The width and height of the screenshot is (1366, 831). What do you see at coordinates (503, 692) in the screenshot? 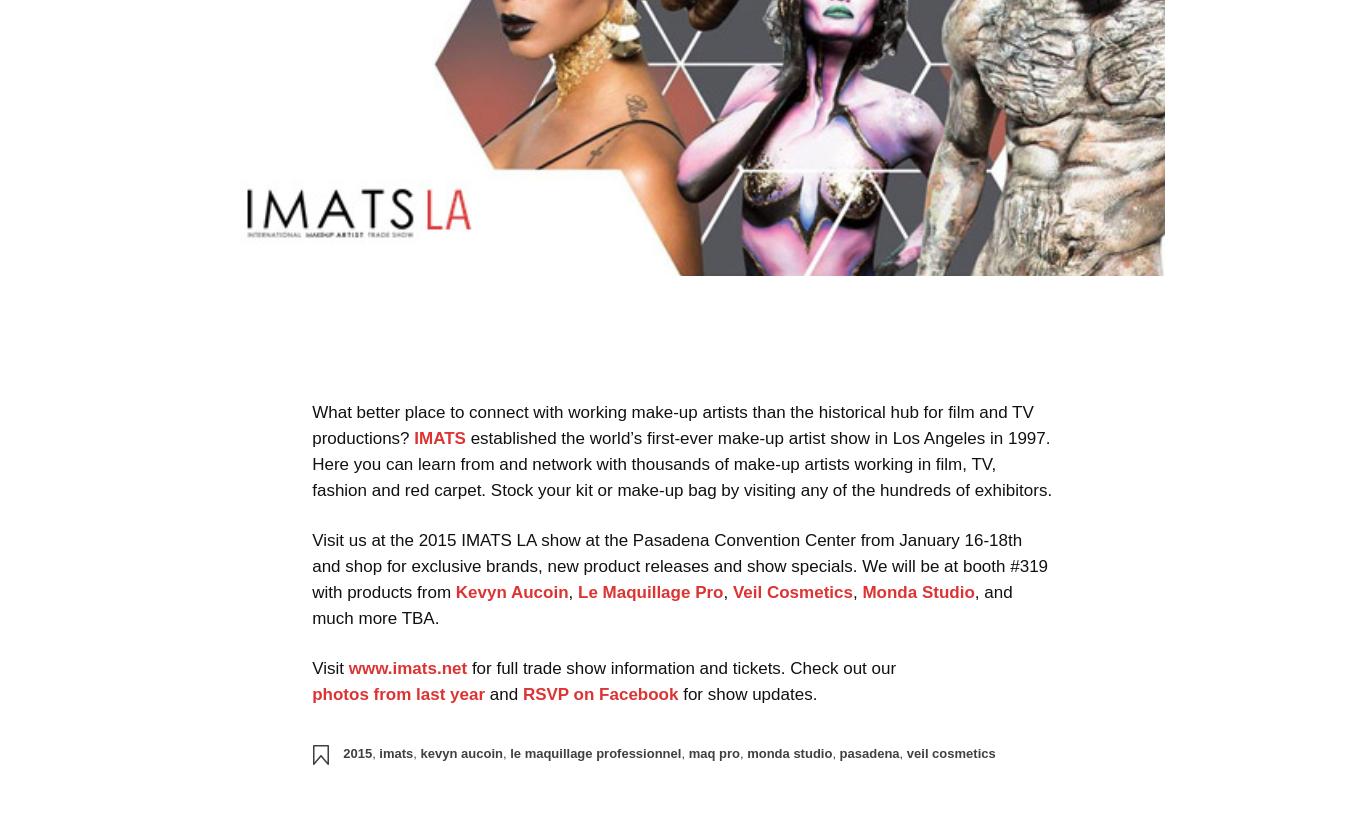
I see `'and'` at bounding box center [503, 692].